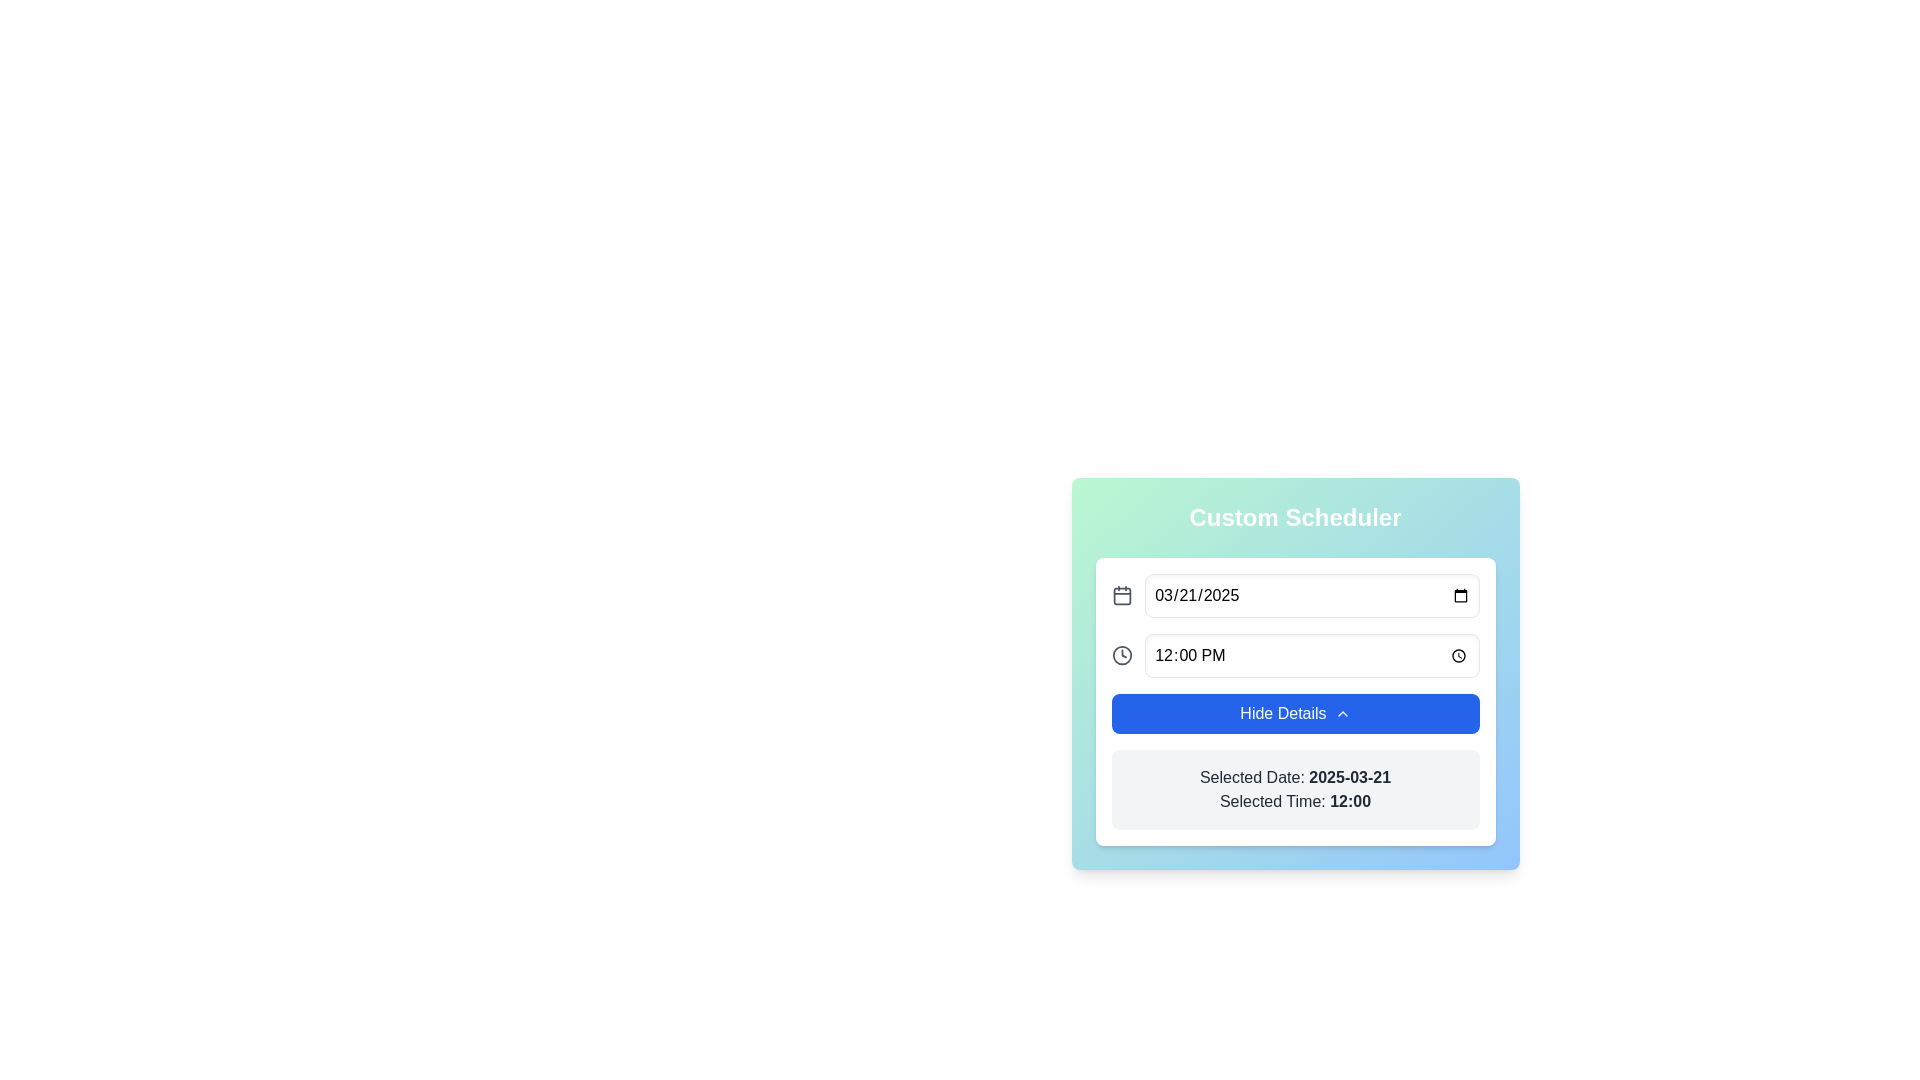 The height and width of the screenshot is (1080, 1920). What do you see at coordinates (1342, 712) in the screenshot?
I see `the small upward-facing chevron icon located next to the 'Hide Details' text on the blue button in the Custom Scheduler interface` at bounding box center [1342, 712].